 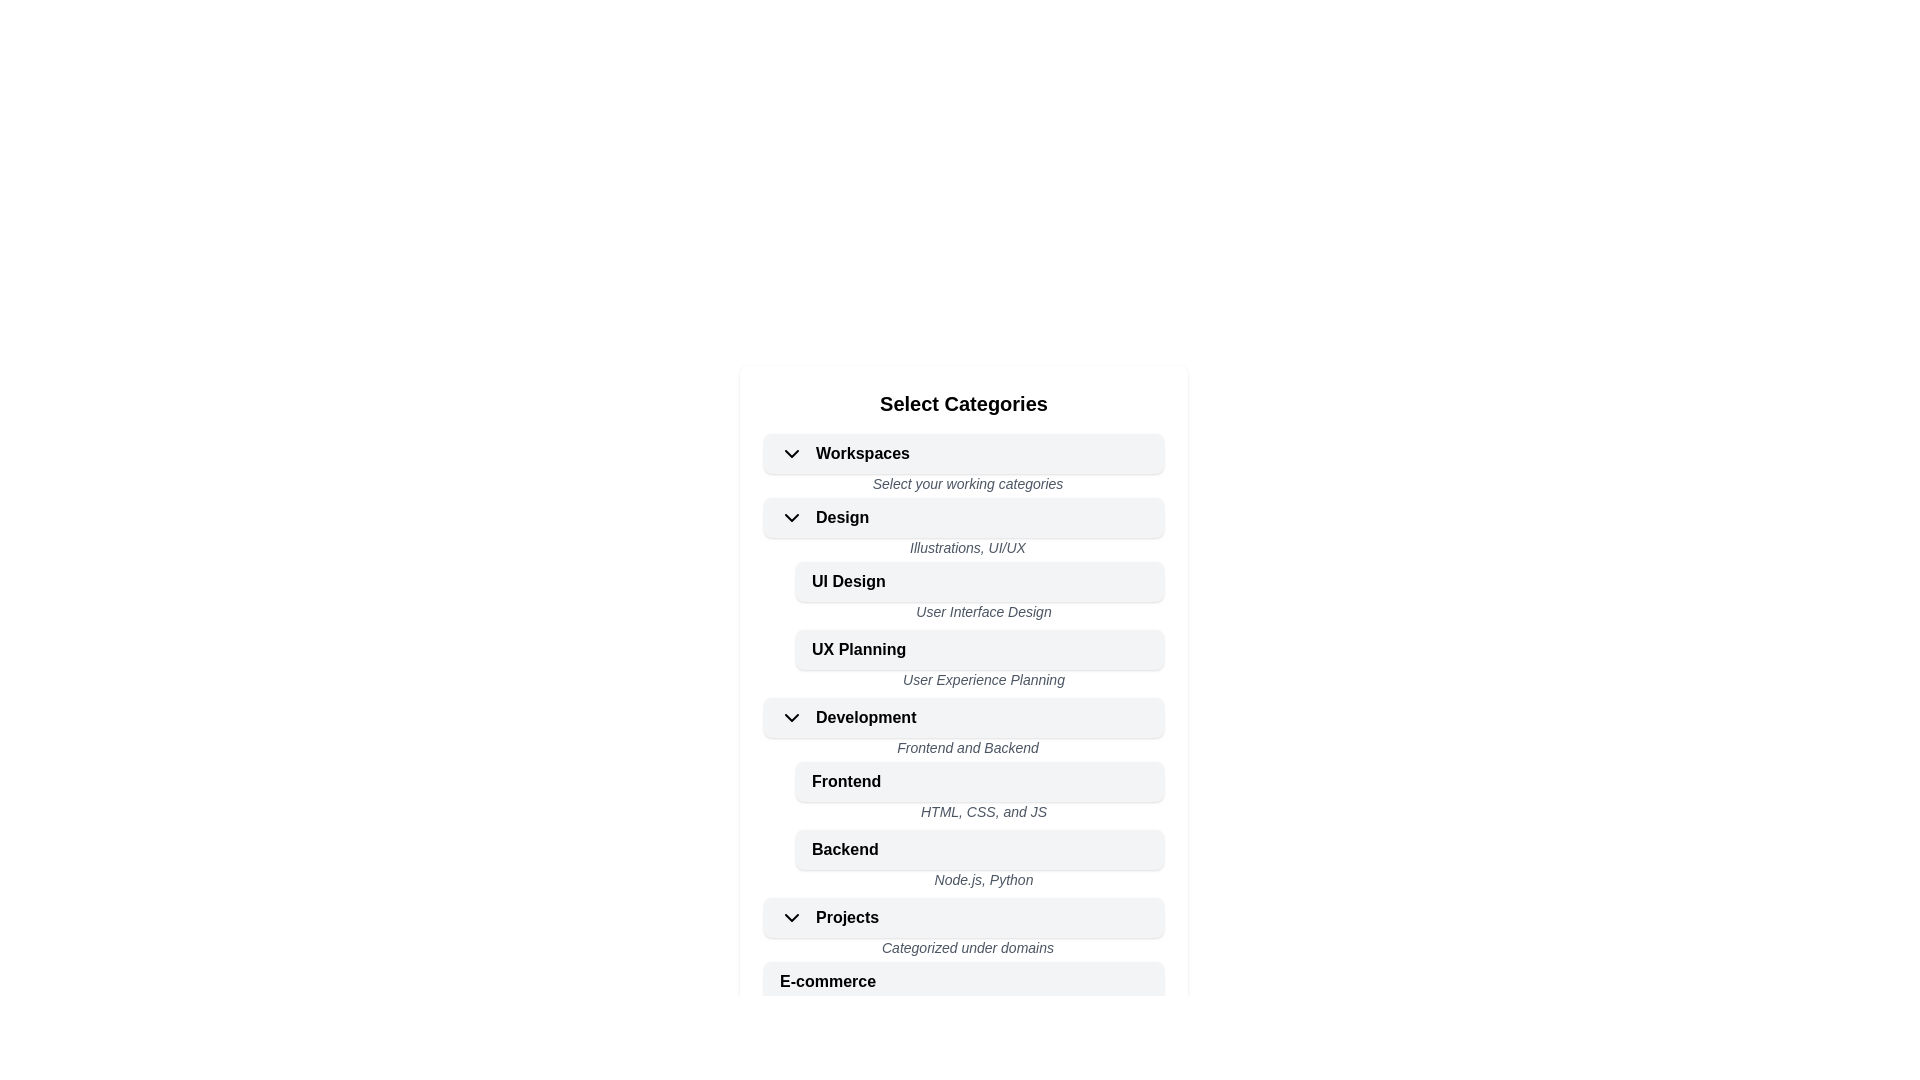 What do you see at coordinates (964, 662) in the screenshot?
I see `the selectable option for 'UX Planning' located under the 'Design' section, which follows the 'UI Design' entry` at bounding box center [964, 662].